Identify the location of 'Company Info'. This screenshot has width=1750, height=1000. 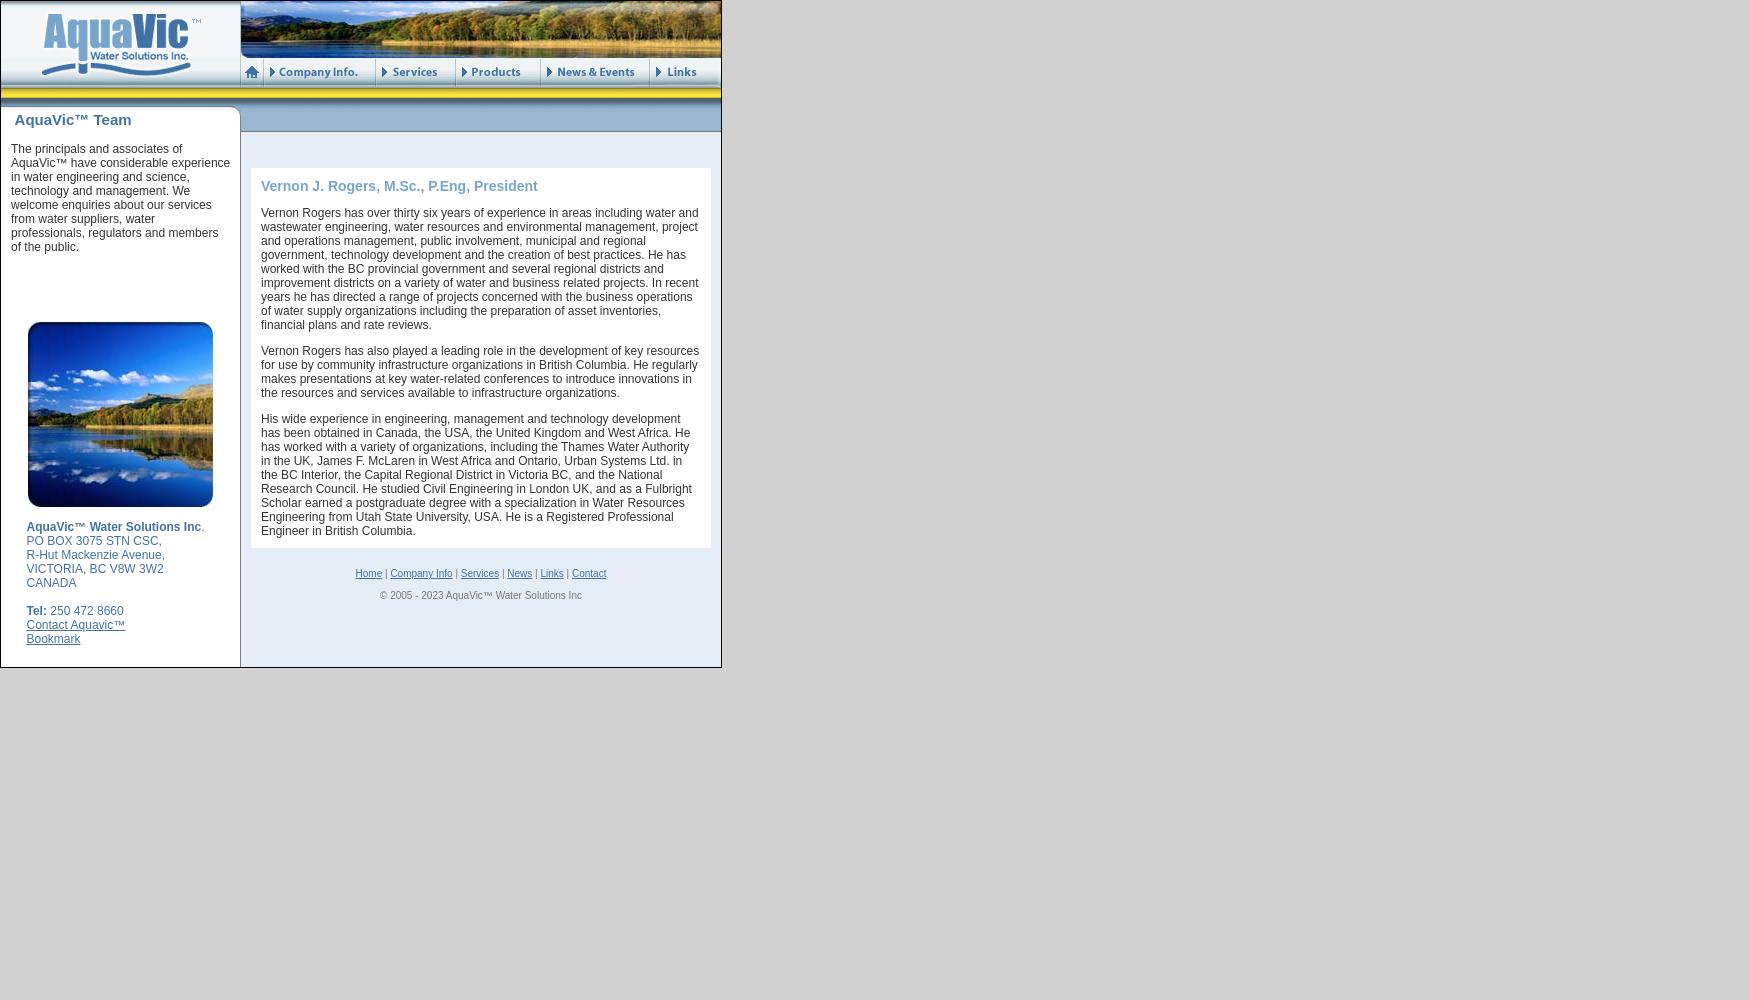
(389, 572).